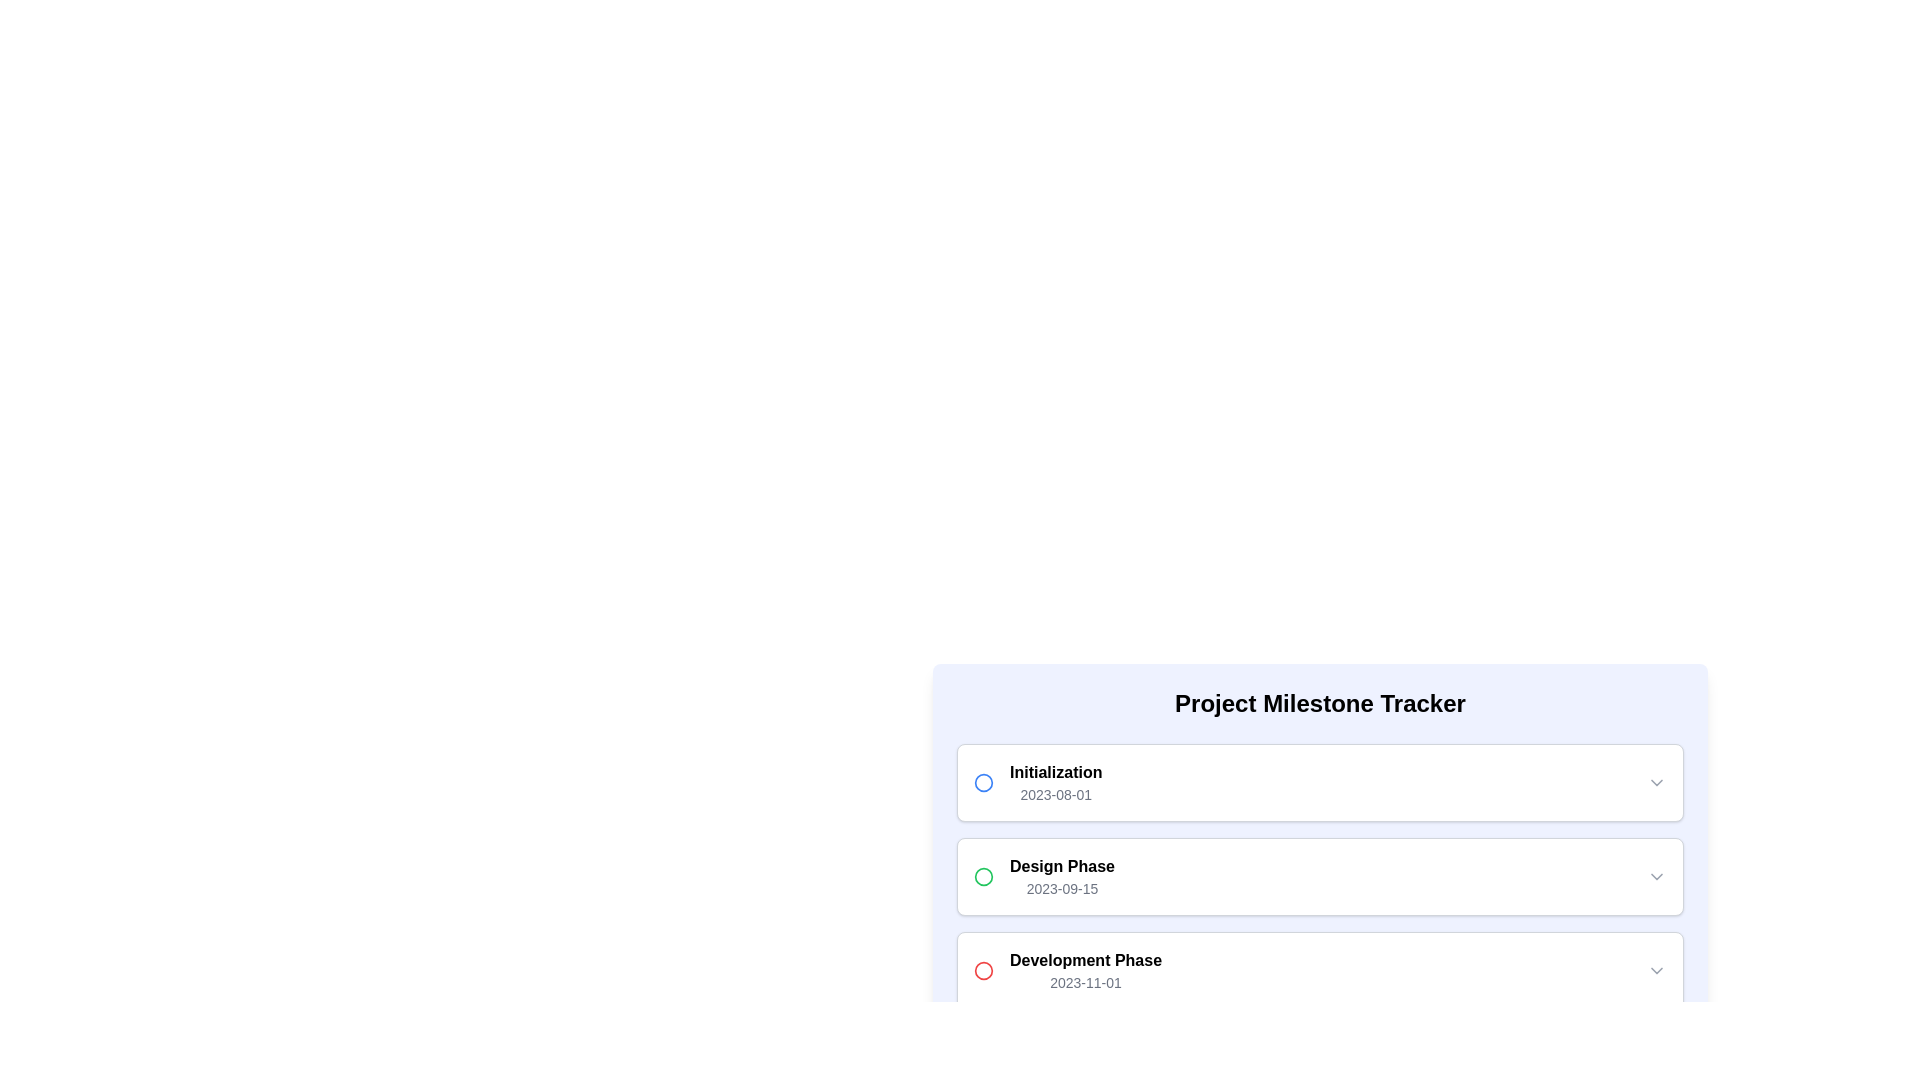  I want to click on the Text Display element that shows 'Development Phase' in bold and '2023-11-01' in smaller grey text, located at the bottom of the project milestone tracker list, so click(1084, 970).